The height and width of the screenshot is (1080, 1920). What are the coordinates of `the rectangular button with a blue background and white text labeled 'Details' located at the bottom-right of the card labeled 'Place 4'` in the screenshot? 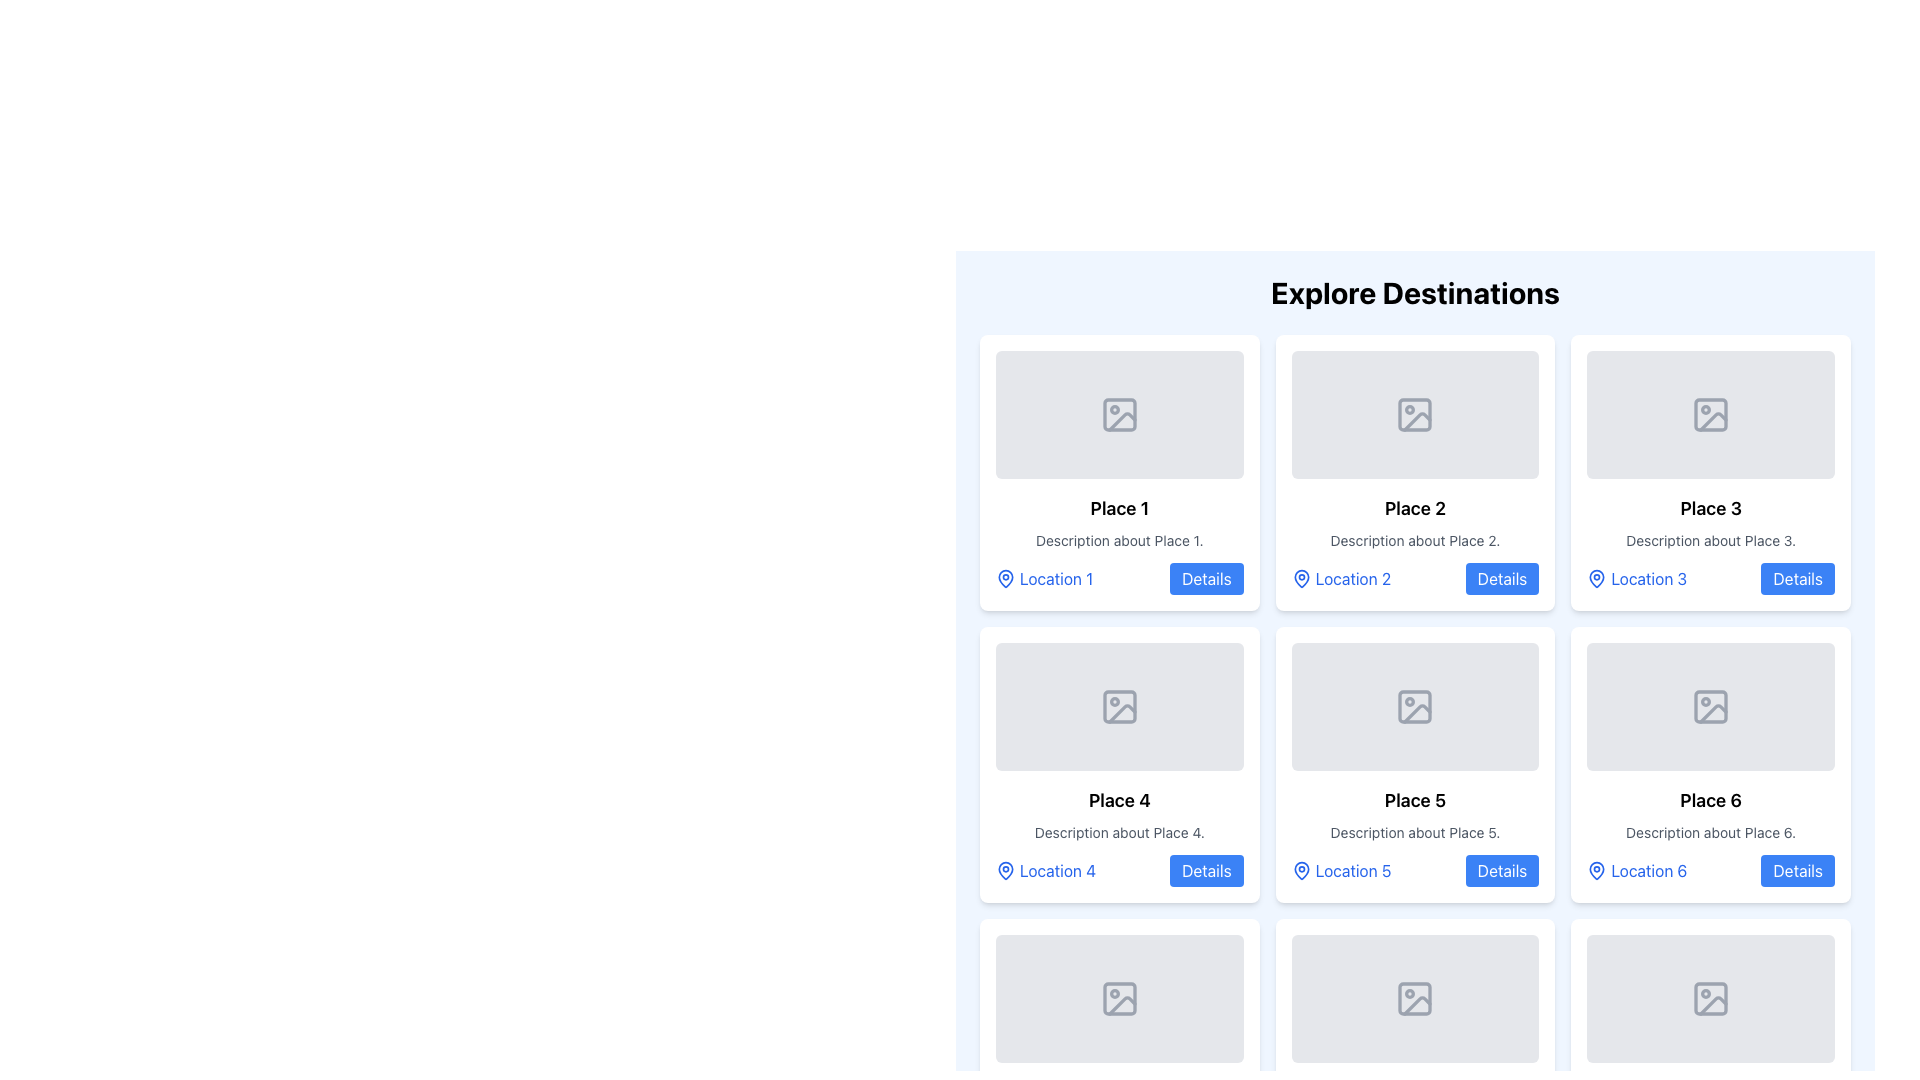 It's located at (1205, 870).